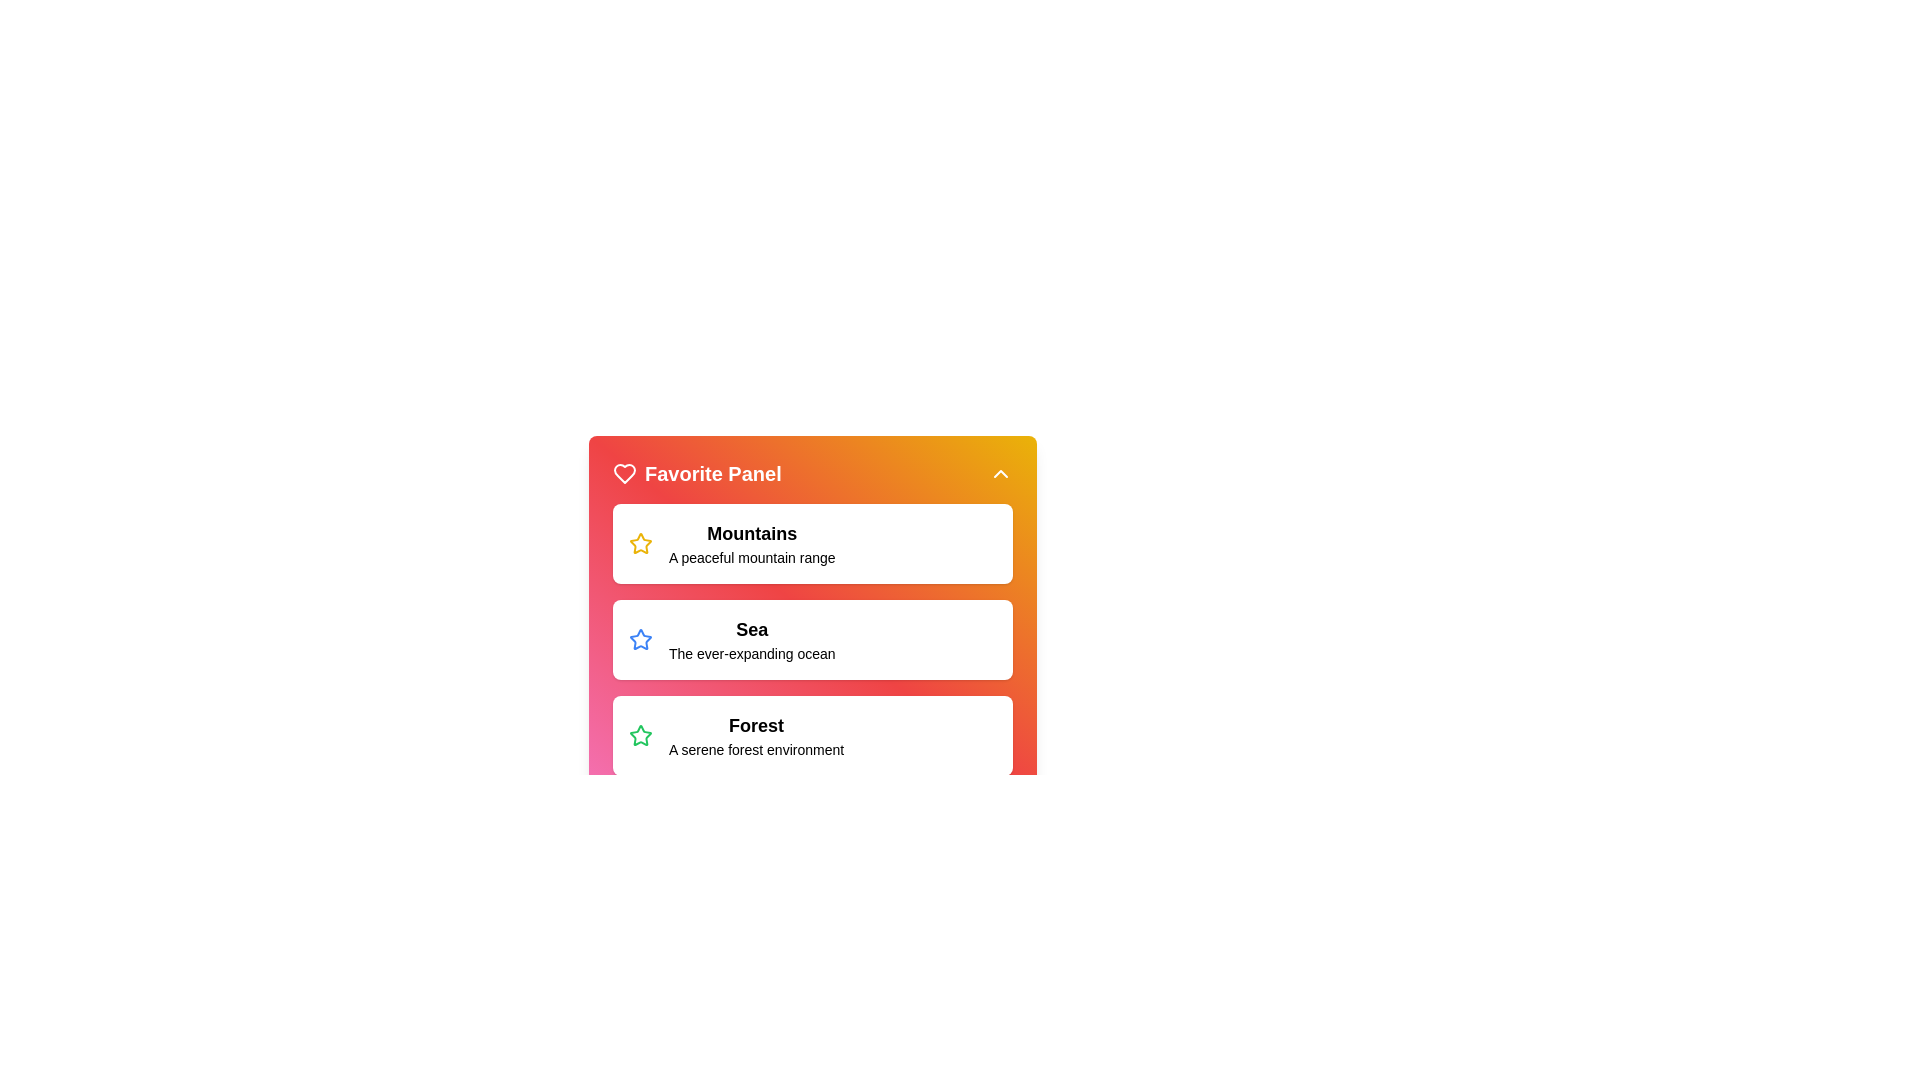 The height and width of the screenshot is (1080, 1920). Describe the element at coordinates (623, 474) in the screenshot. I see `the heart-shaped icon outlined in white against a red background, which is located to the left of the text 'Favorite Panel' in the header section` at that location.